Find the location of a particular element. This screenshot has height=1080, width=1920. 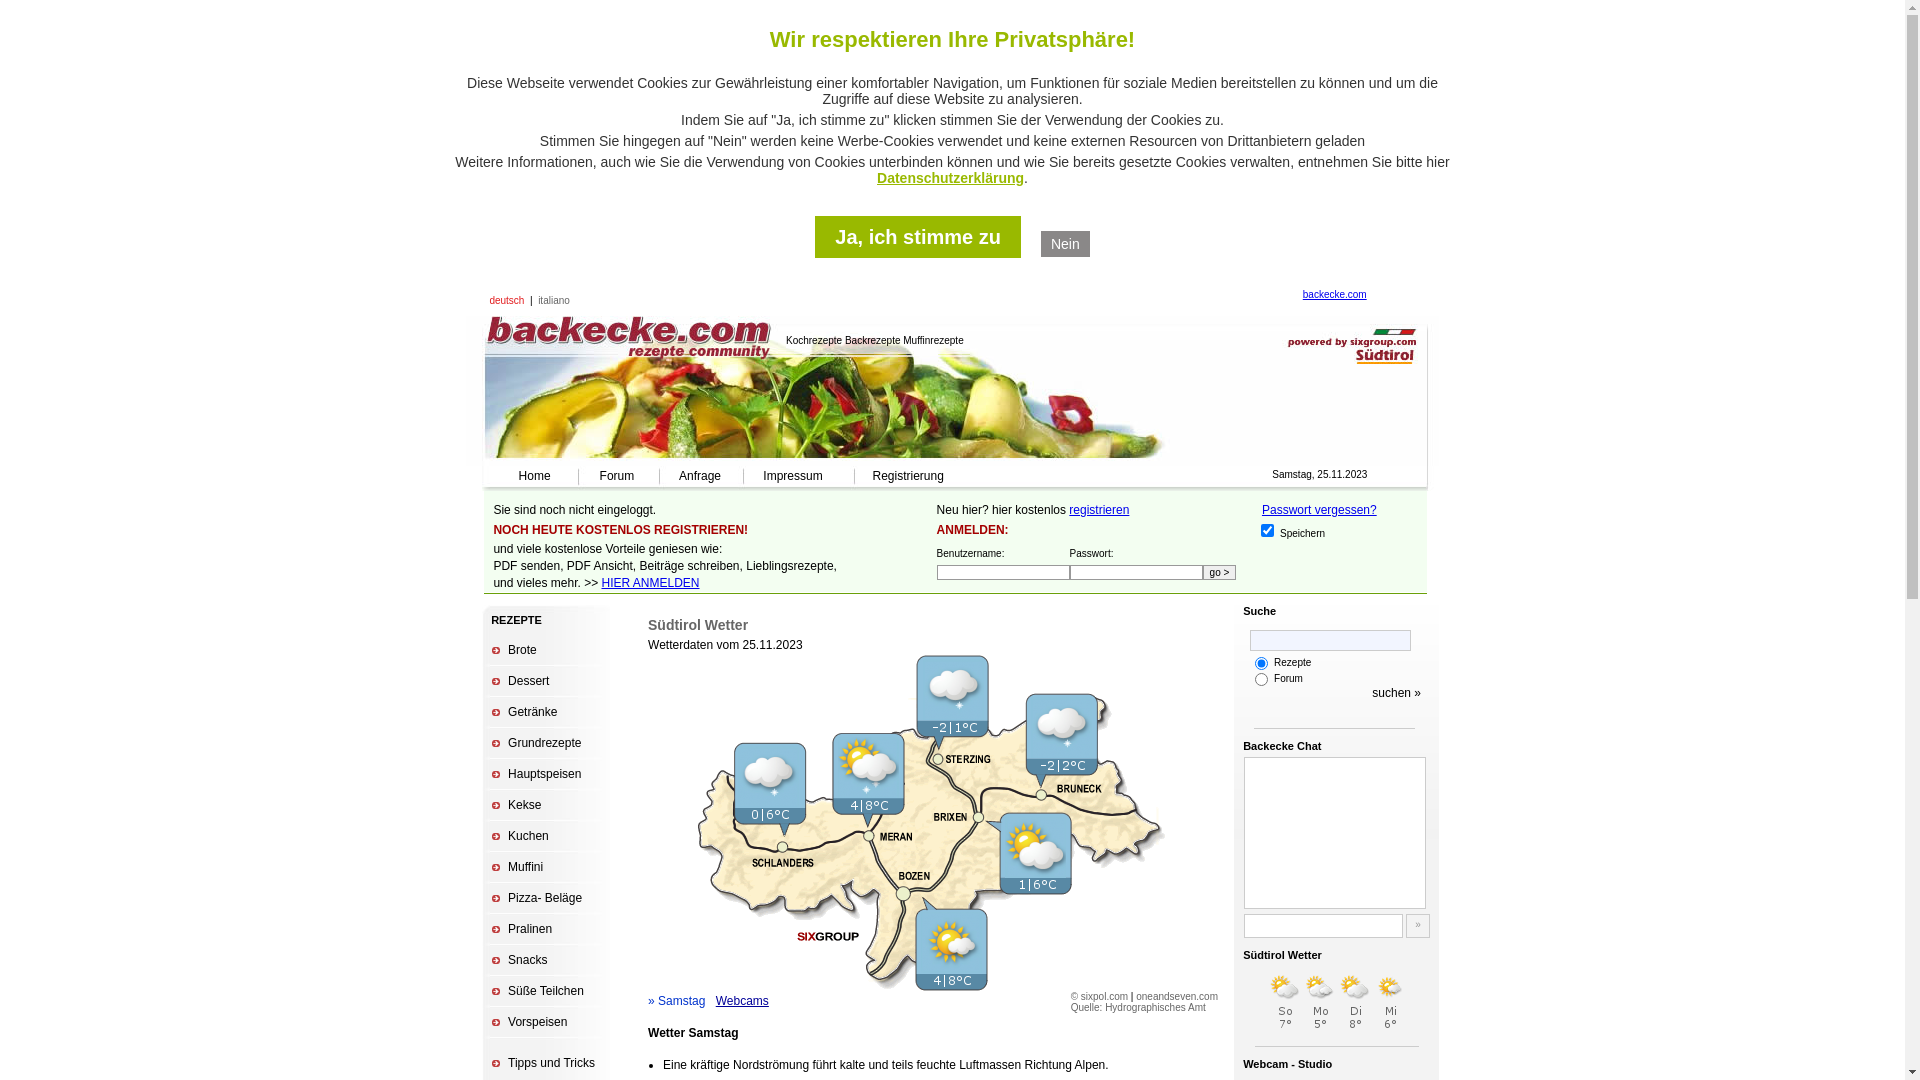

'Home' is located at coordinates (534, 475).